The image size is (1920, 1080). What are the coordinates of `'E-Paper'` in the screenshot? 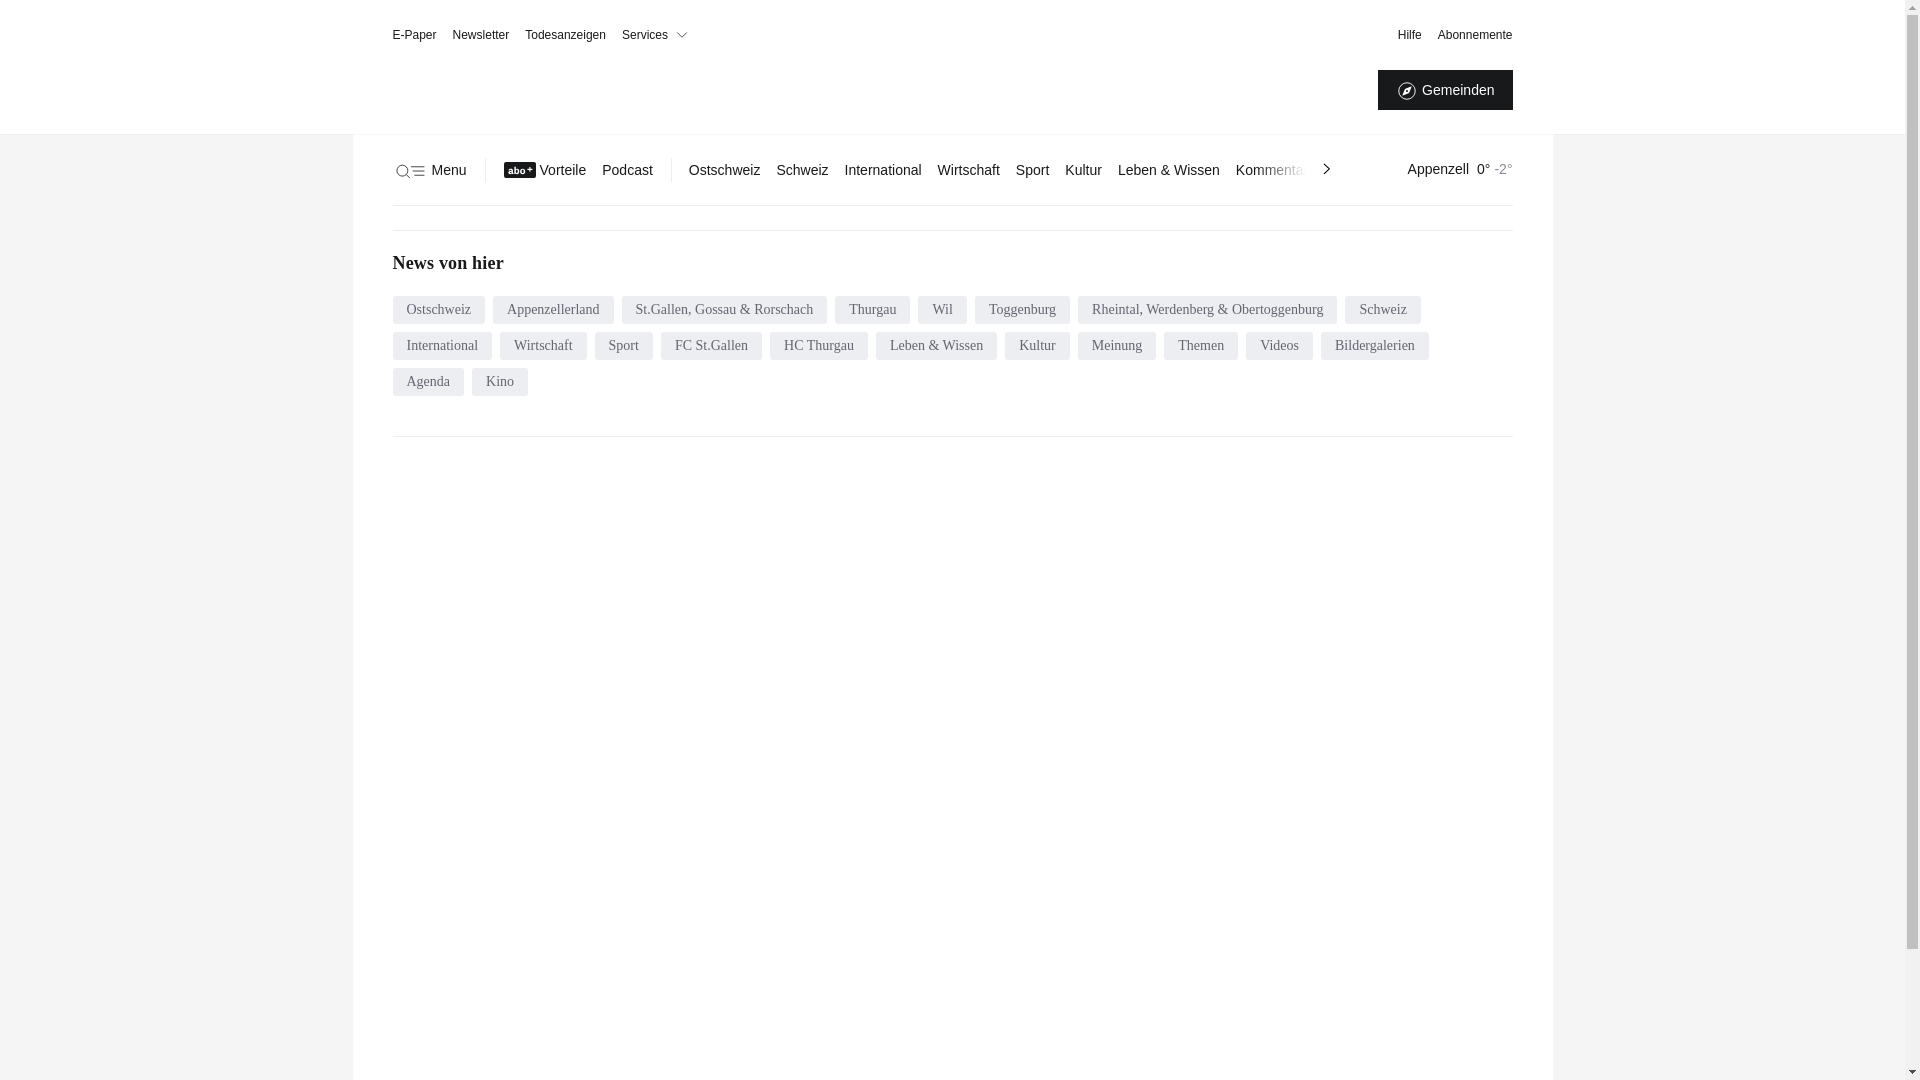 It's located at (392, 34).